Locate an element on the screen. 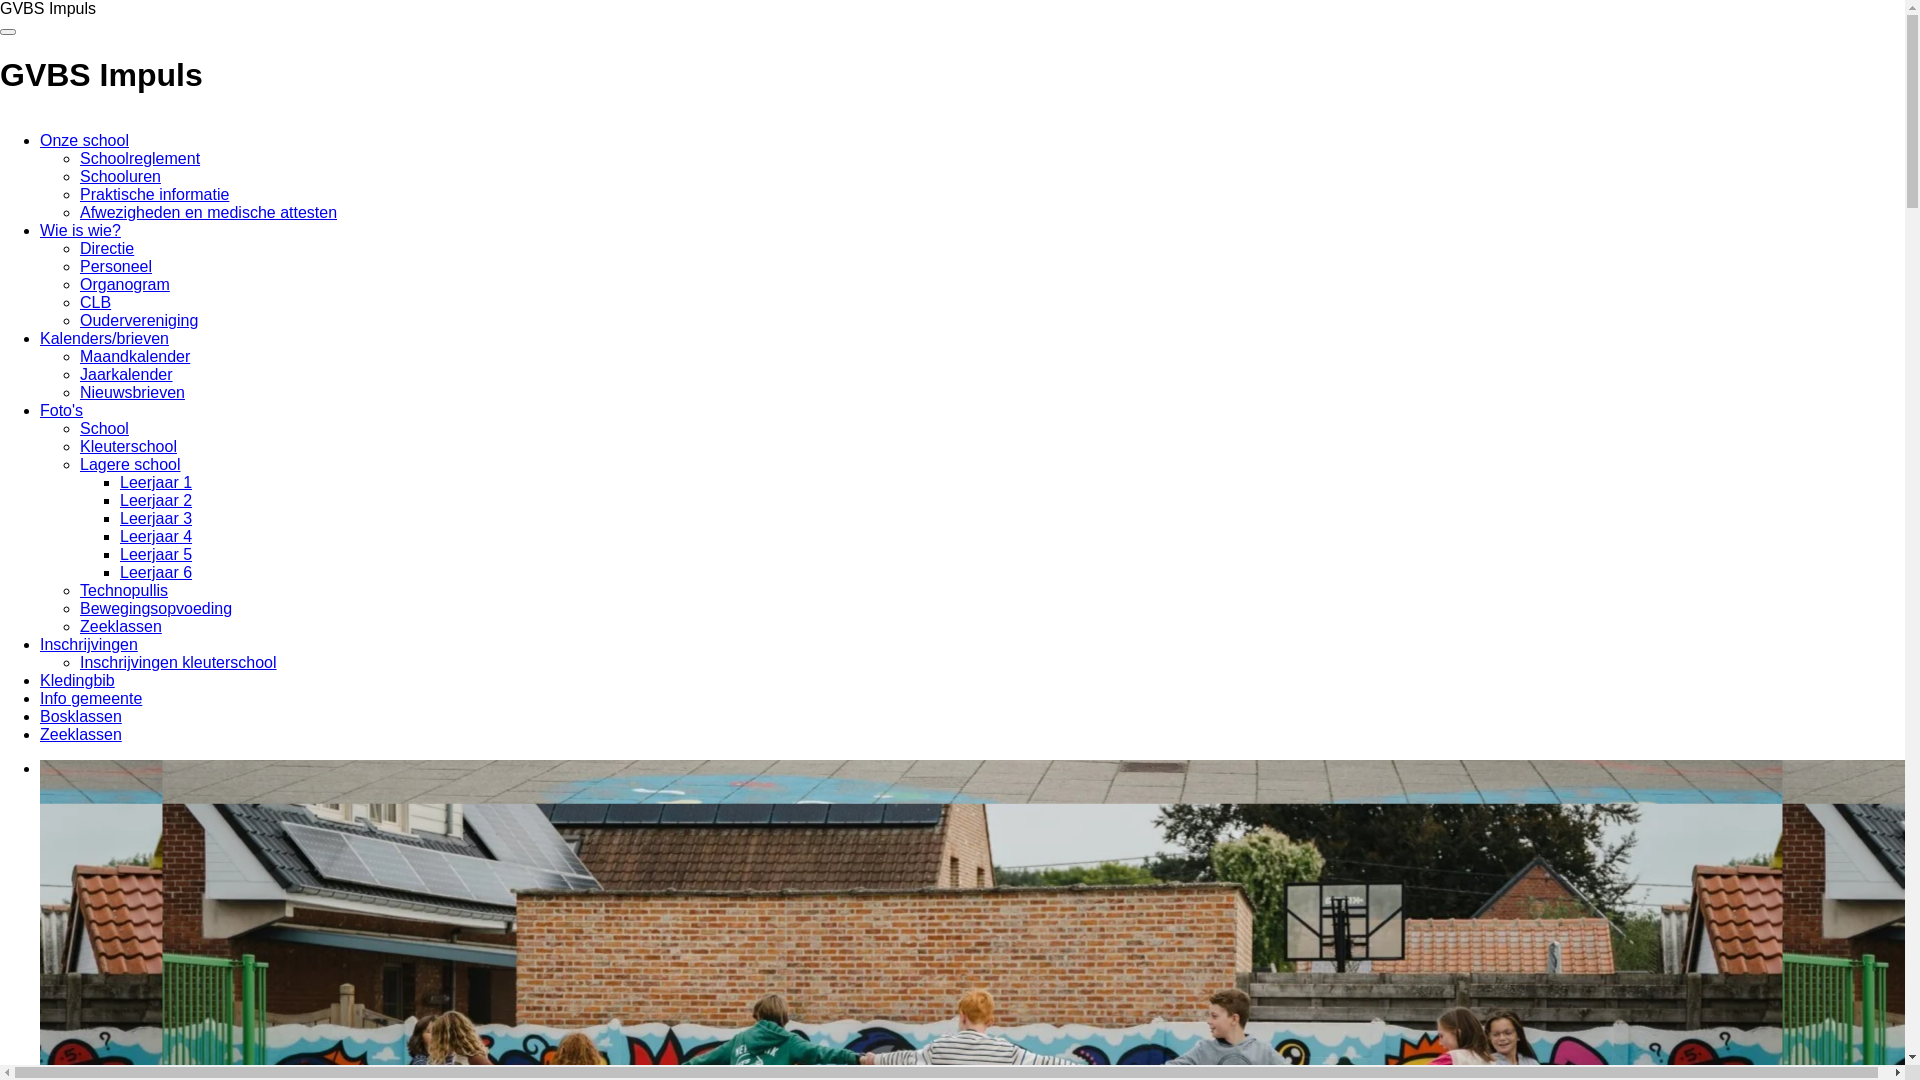 The image size is (1920, 1080). 'Leerjaar 2' is located at coordinates (155, 499).